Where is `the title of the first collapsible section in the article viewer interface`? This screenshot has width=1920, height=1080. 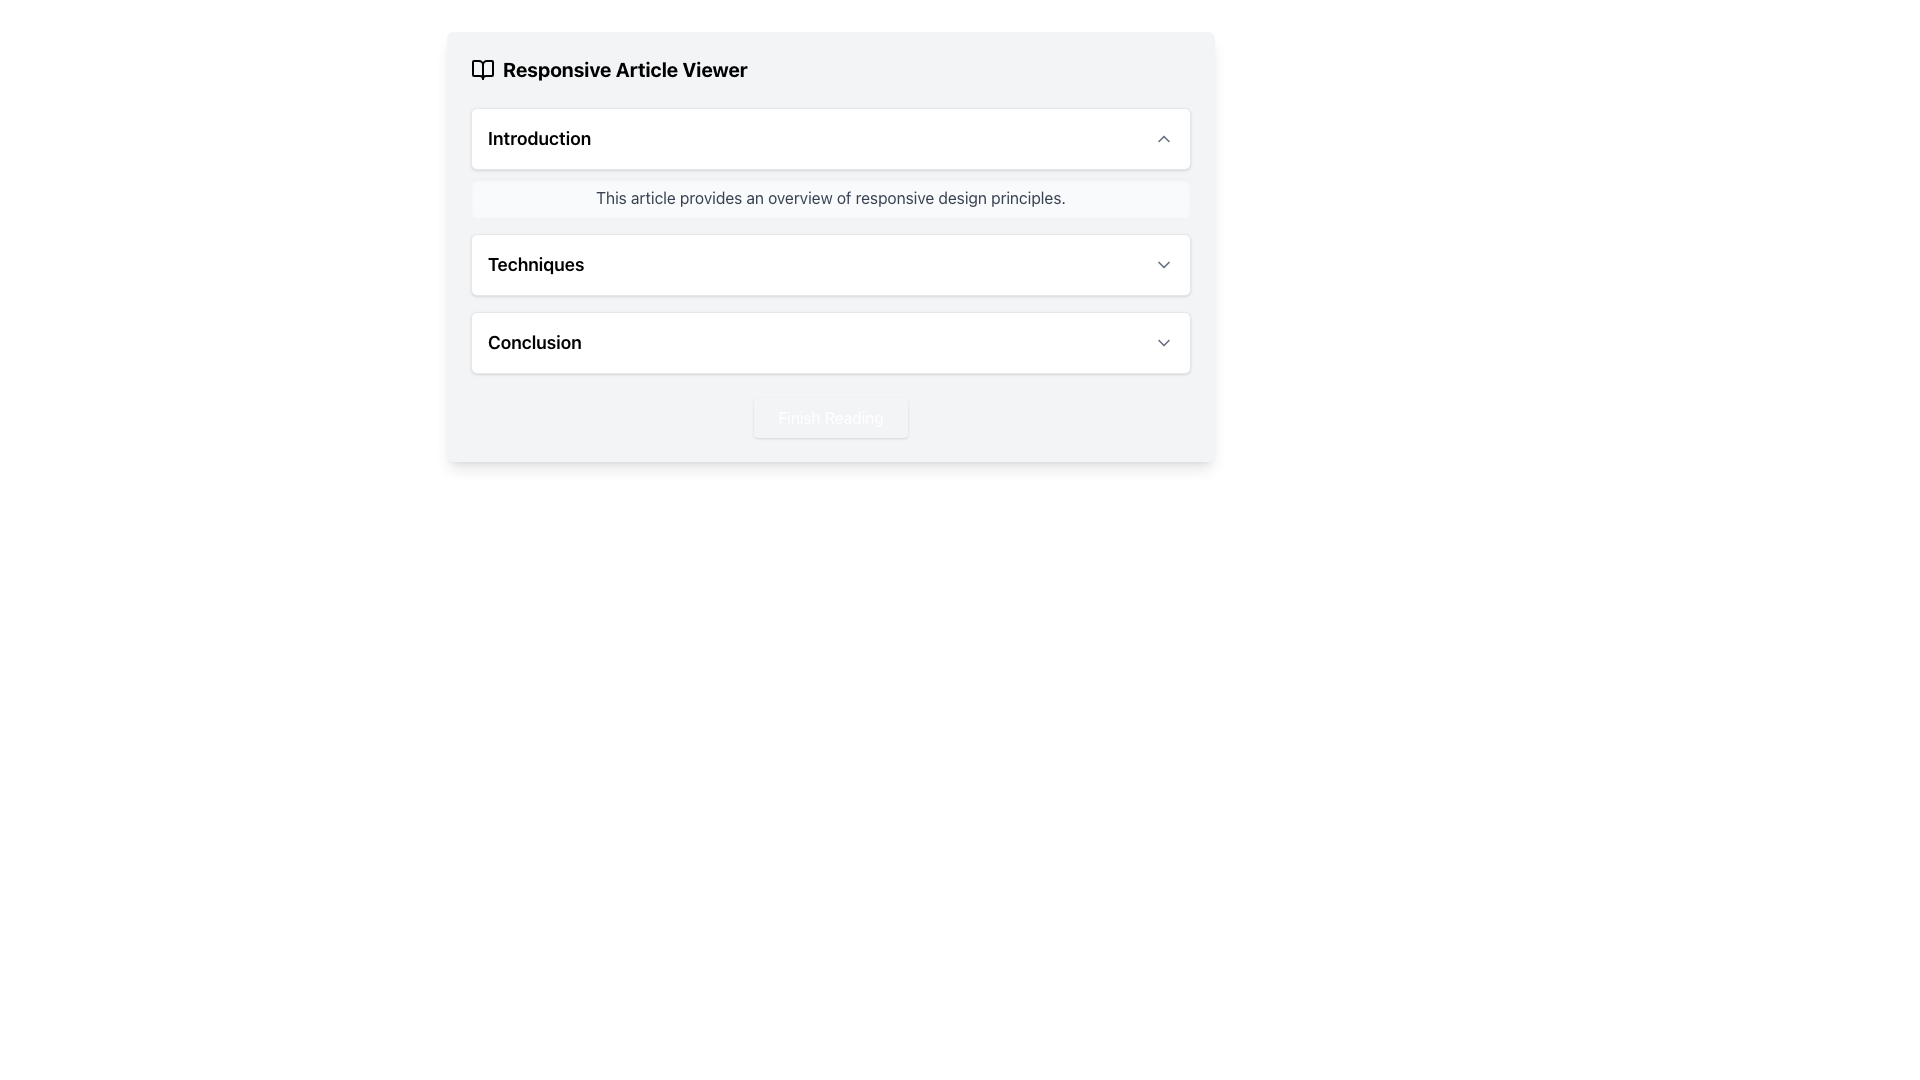
the title of the first collapsible section in the article viewer interface is located at coordinates (830, 161).